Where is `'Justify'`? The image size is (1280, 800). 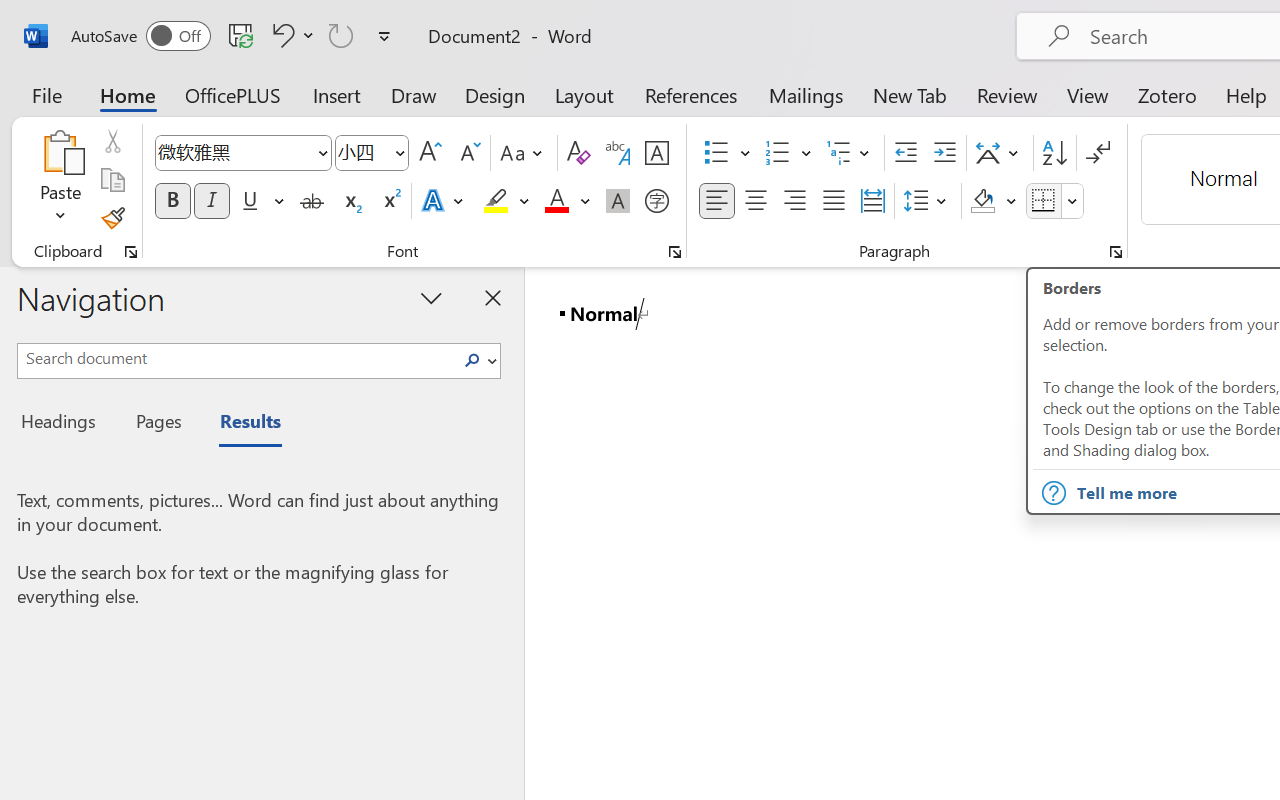 'Justify' is located at coordinates (834, 201).